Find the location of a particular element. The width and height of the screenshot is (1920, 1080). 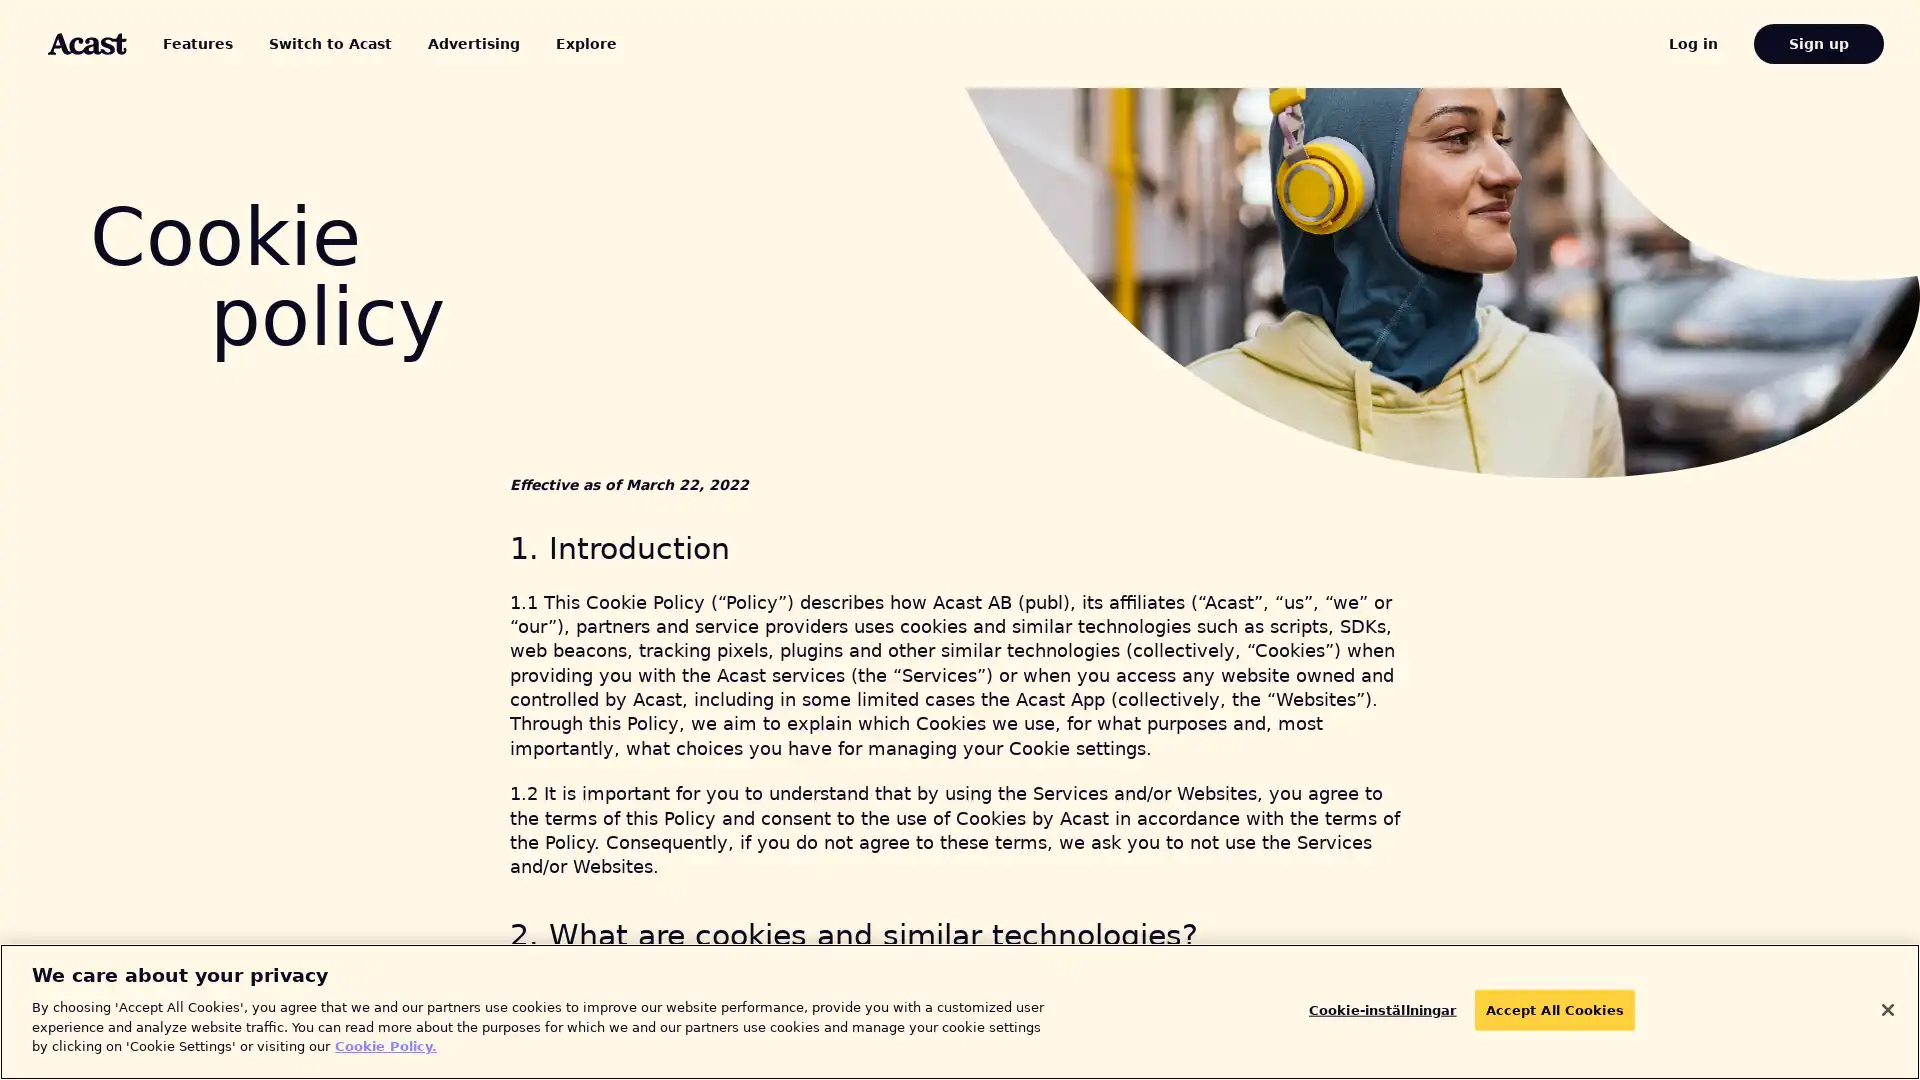

Go to the homepage is located at coordinates (86, 43).